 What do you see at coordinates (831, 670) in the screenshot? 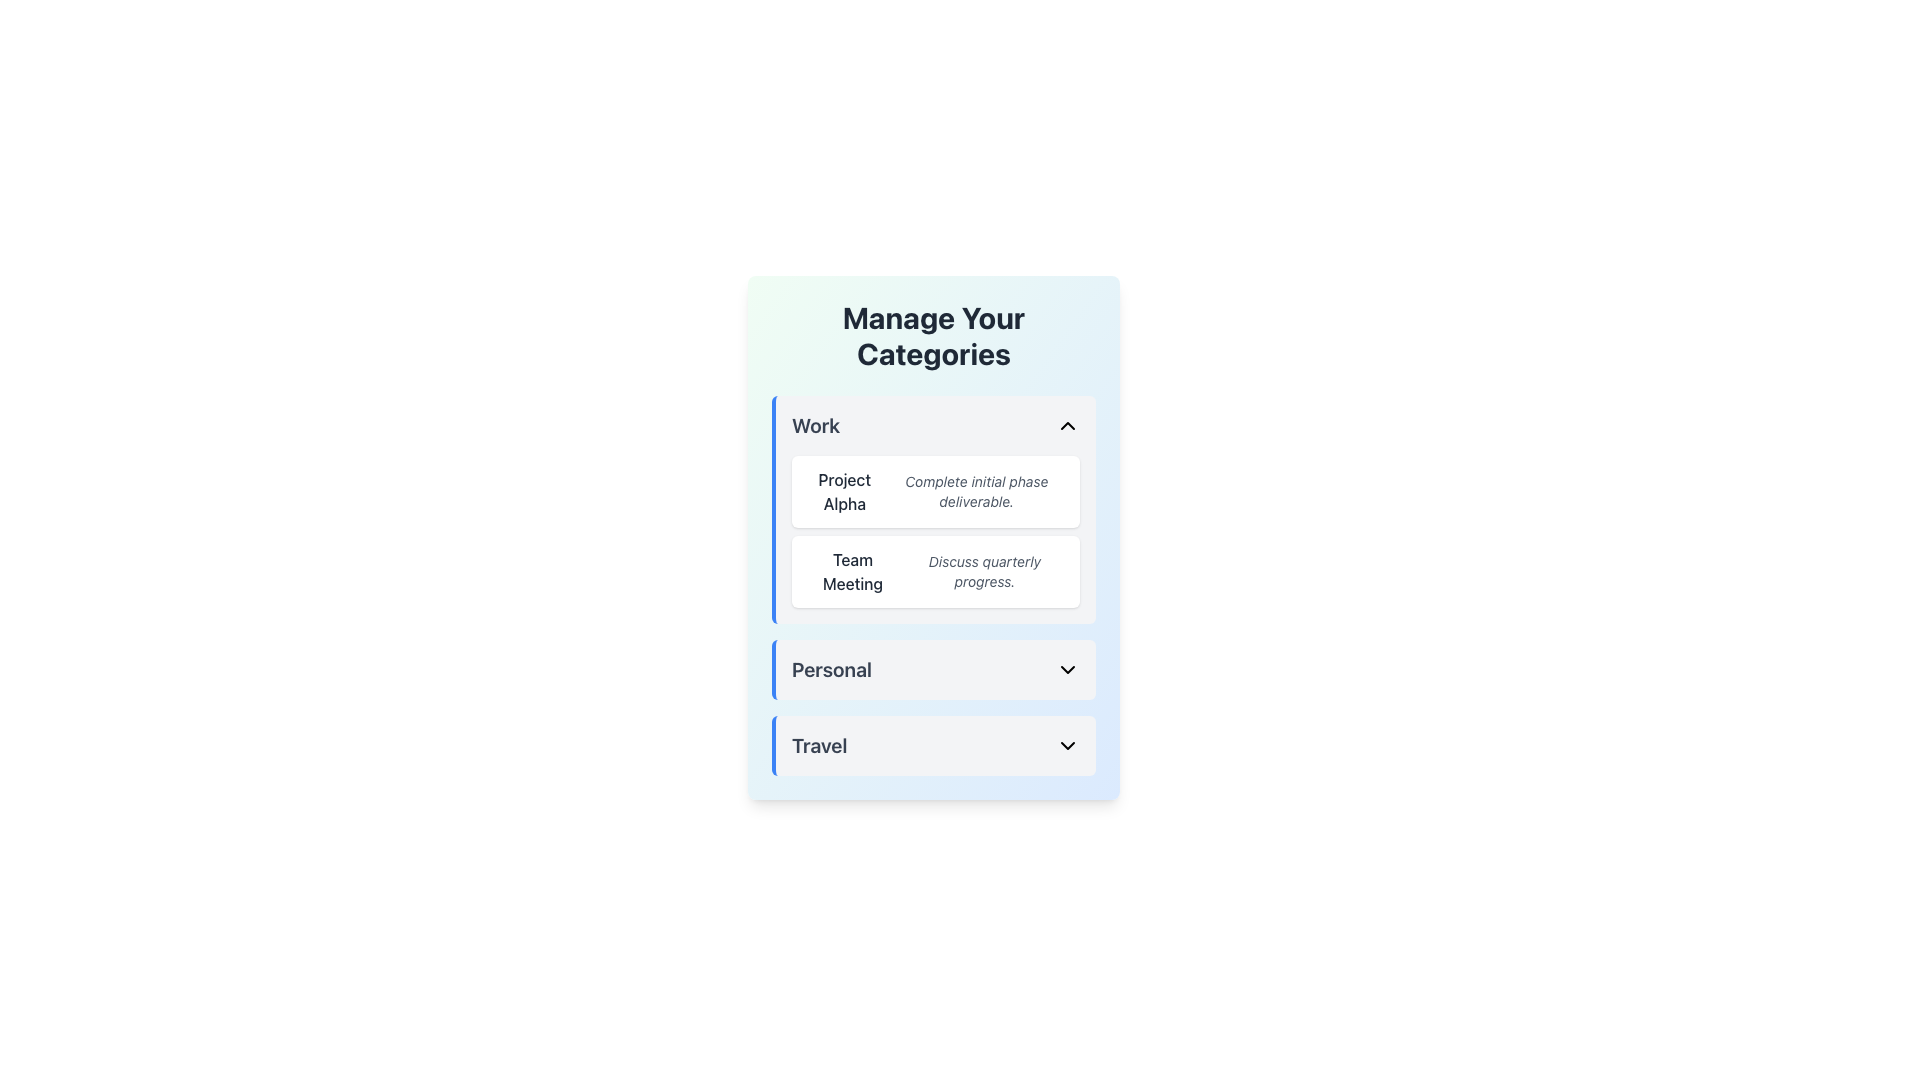
I see `the 'Personal' text label located within the 'Manage Your Categories' section to trigger visual cues` at bounding box center [831, 670].